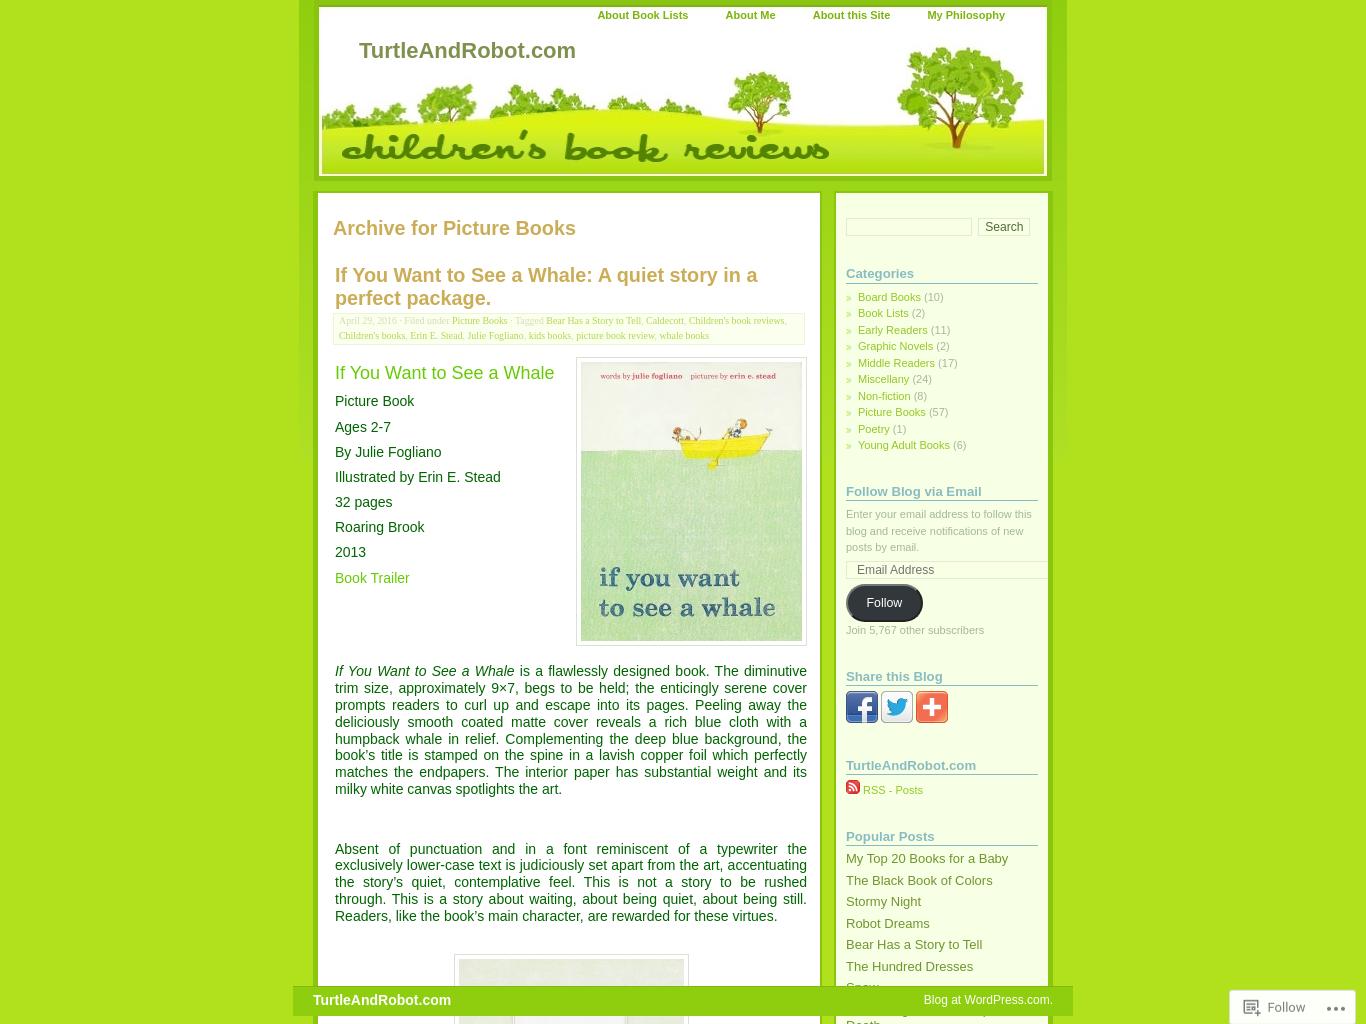  I want to click on 'My Philosophy', so click(966, 14).